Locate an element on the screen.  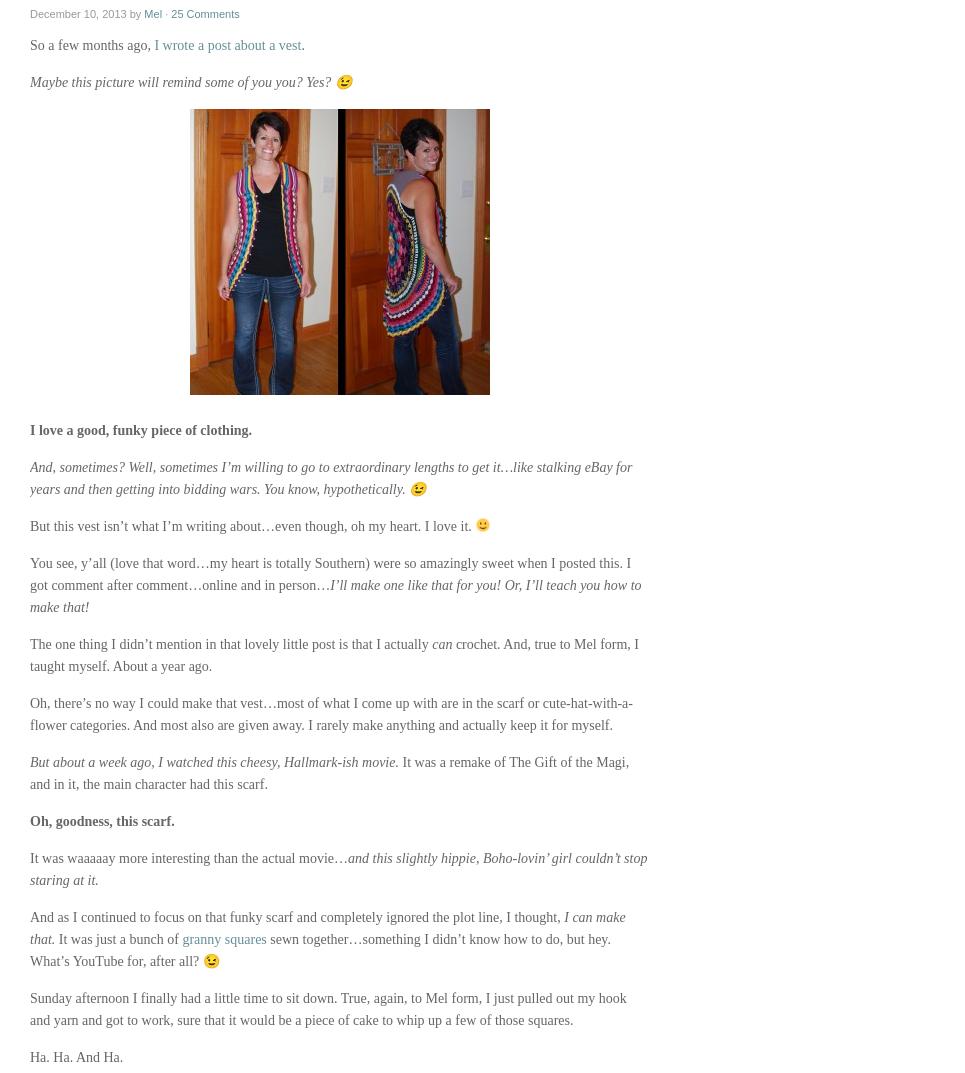
'I wrote a post about a vest' is located at coordinates (226, 44).